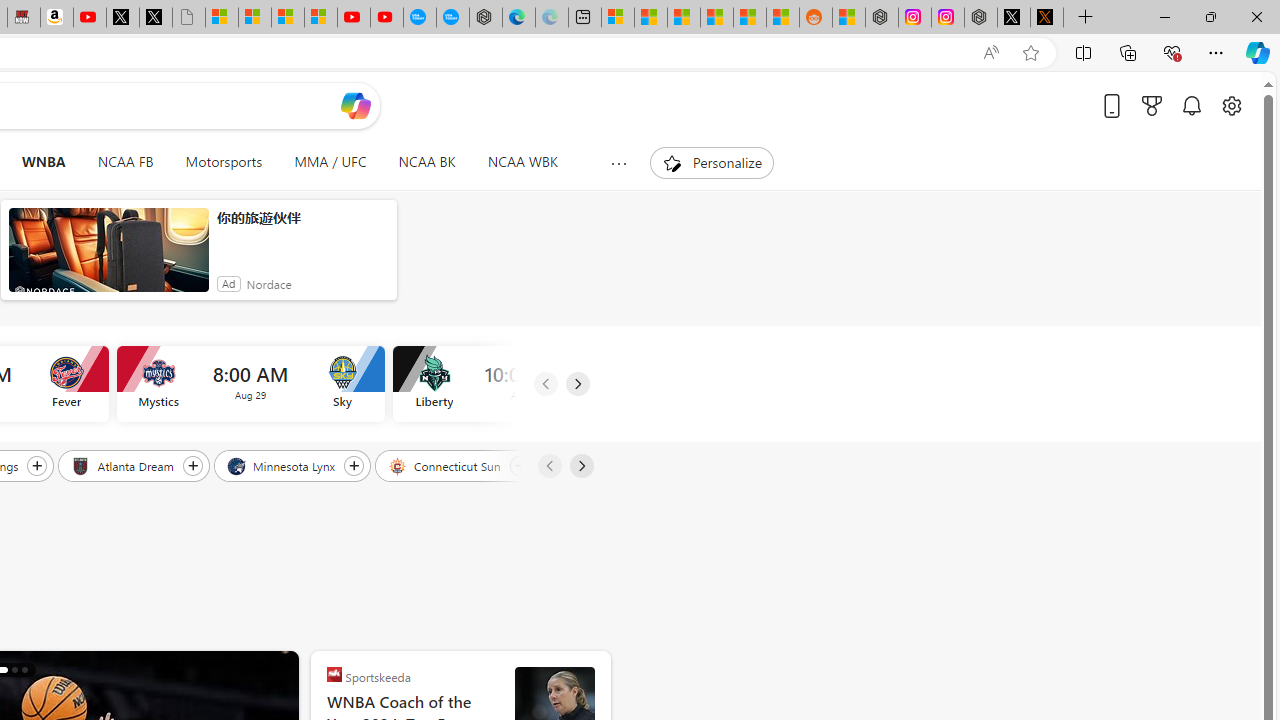  Describe the element at coordinates (43, 162) in the screenshot. I see `'WNBA'` at that location.